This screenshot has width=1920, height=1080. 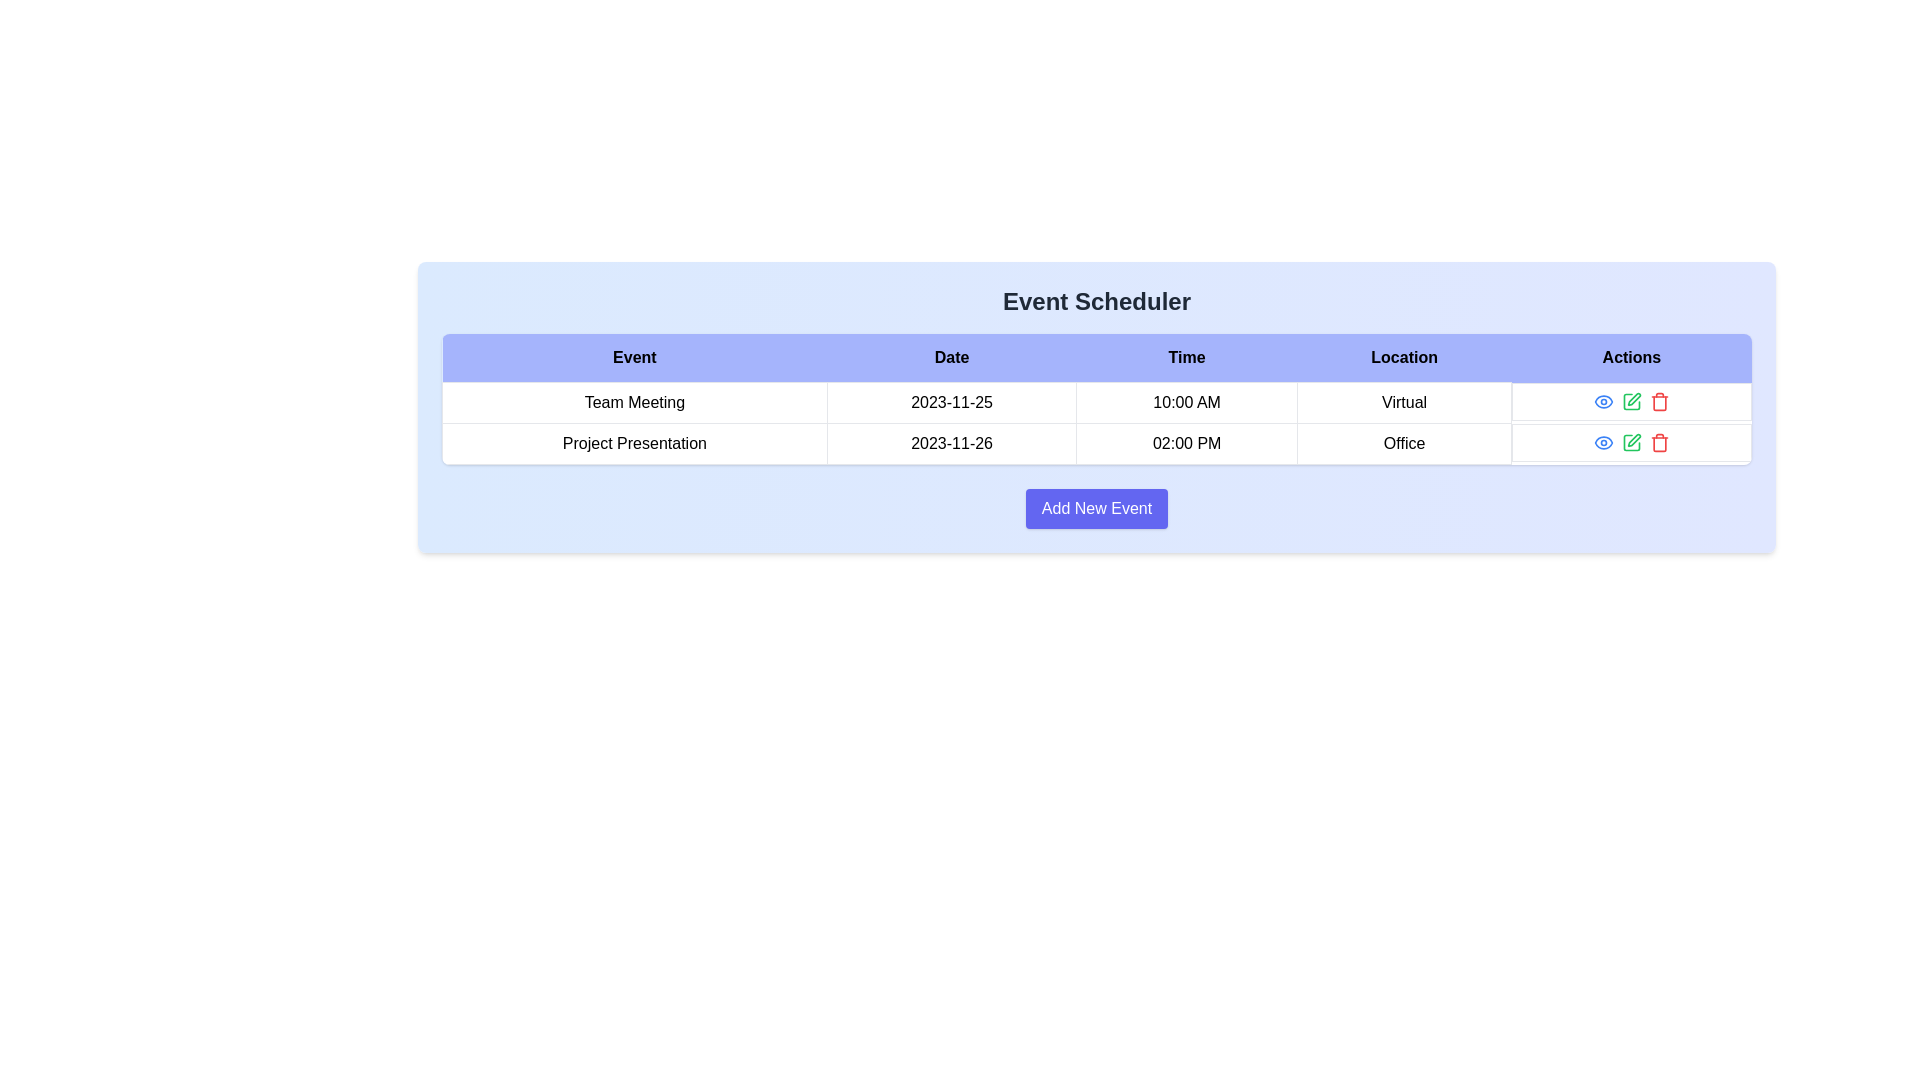 I want to click on the green edit icon within the 'Actions' column of the second row for the 'Project Presentation' event, so click(x=1634, y=438).